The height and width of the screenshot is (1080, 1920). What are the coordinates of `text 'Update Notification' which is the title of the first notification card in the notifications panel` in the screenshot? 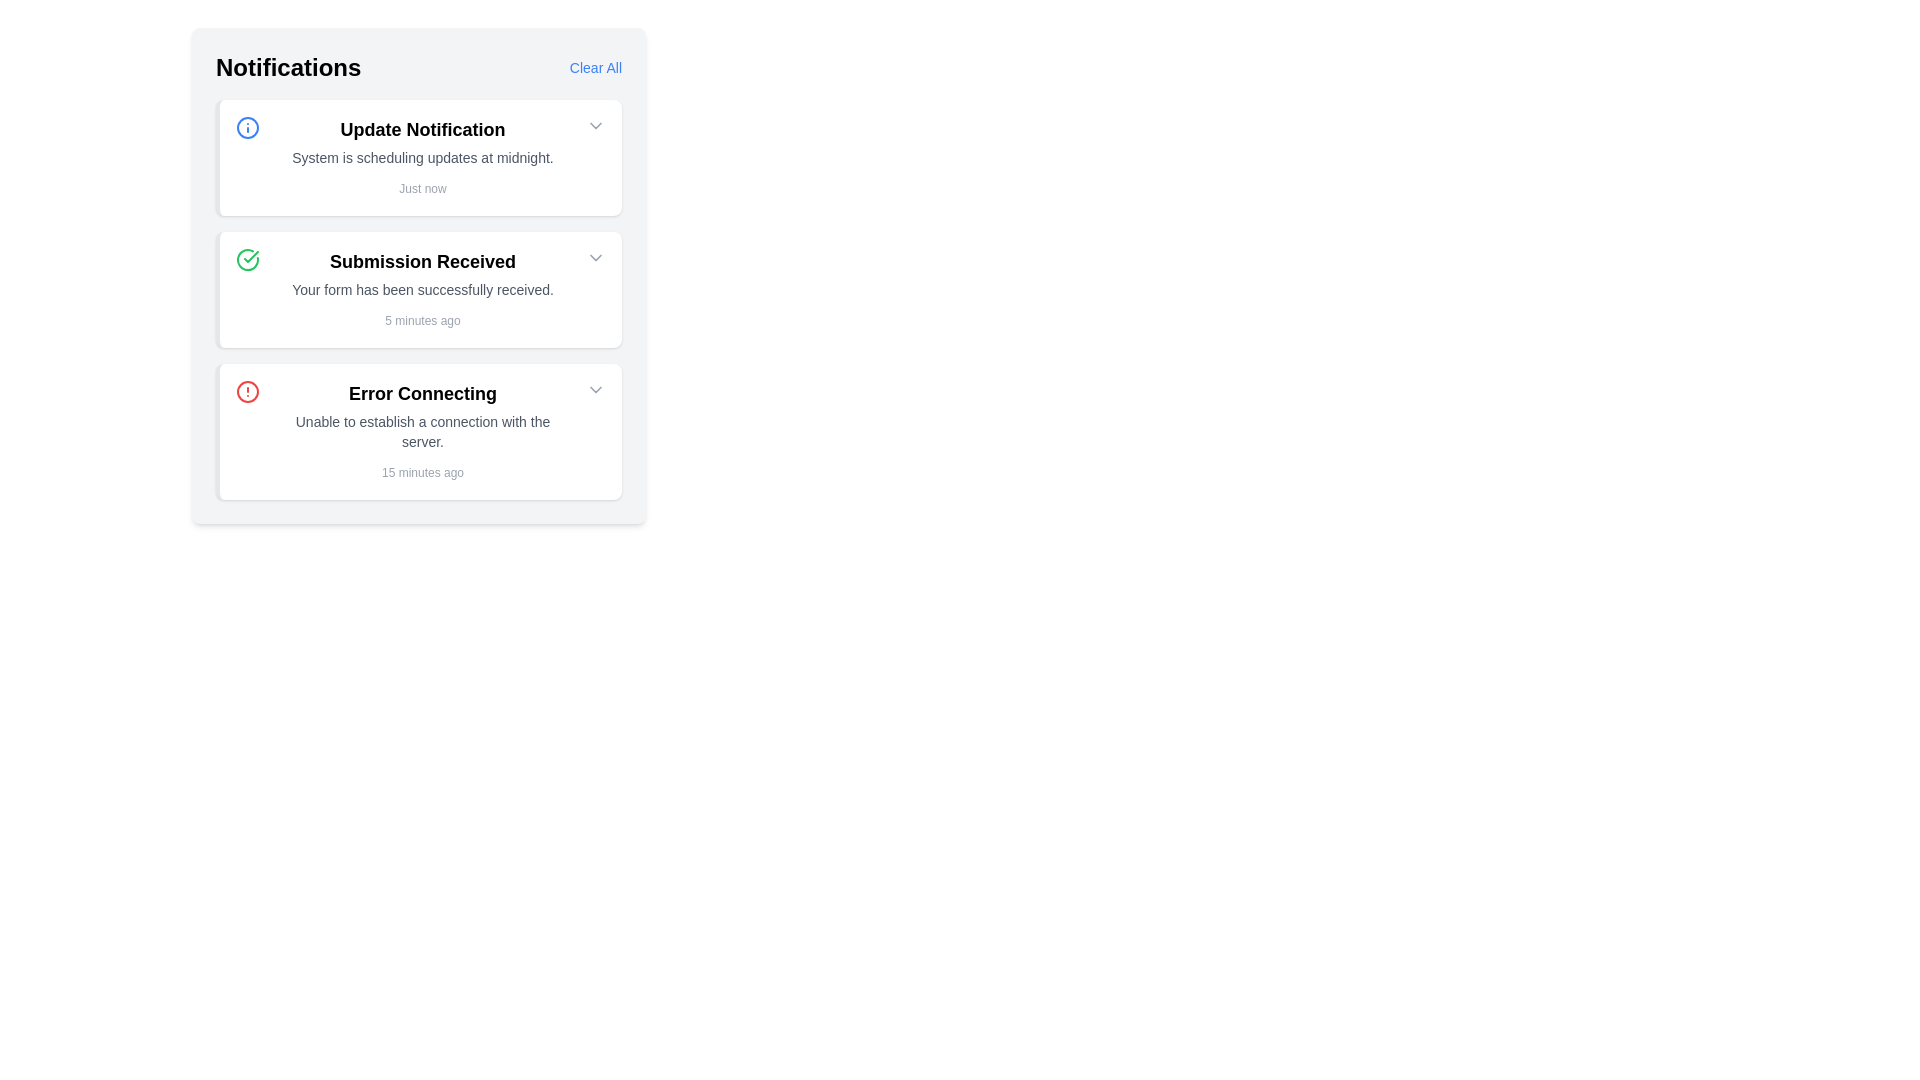 It's located at (421, 130).